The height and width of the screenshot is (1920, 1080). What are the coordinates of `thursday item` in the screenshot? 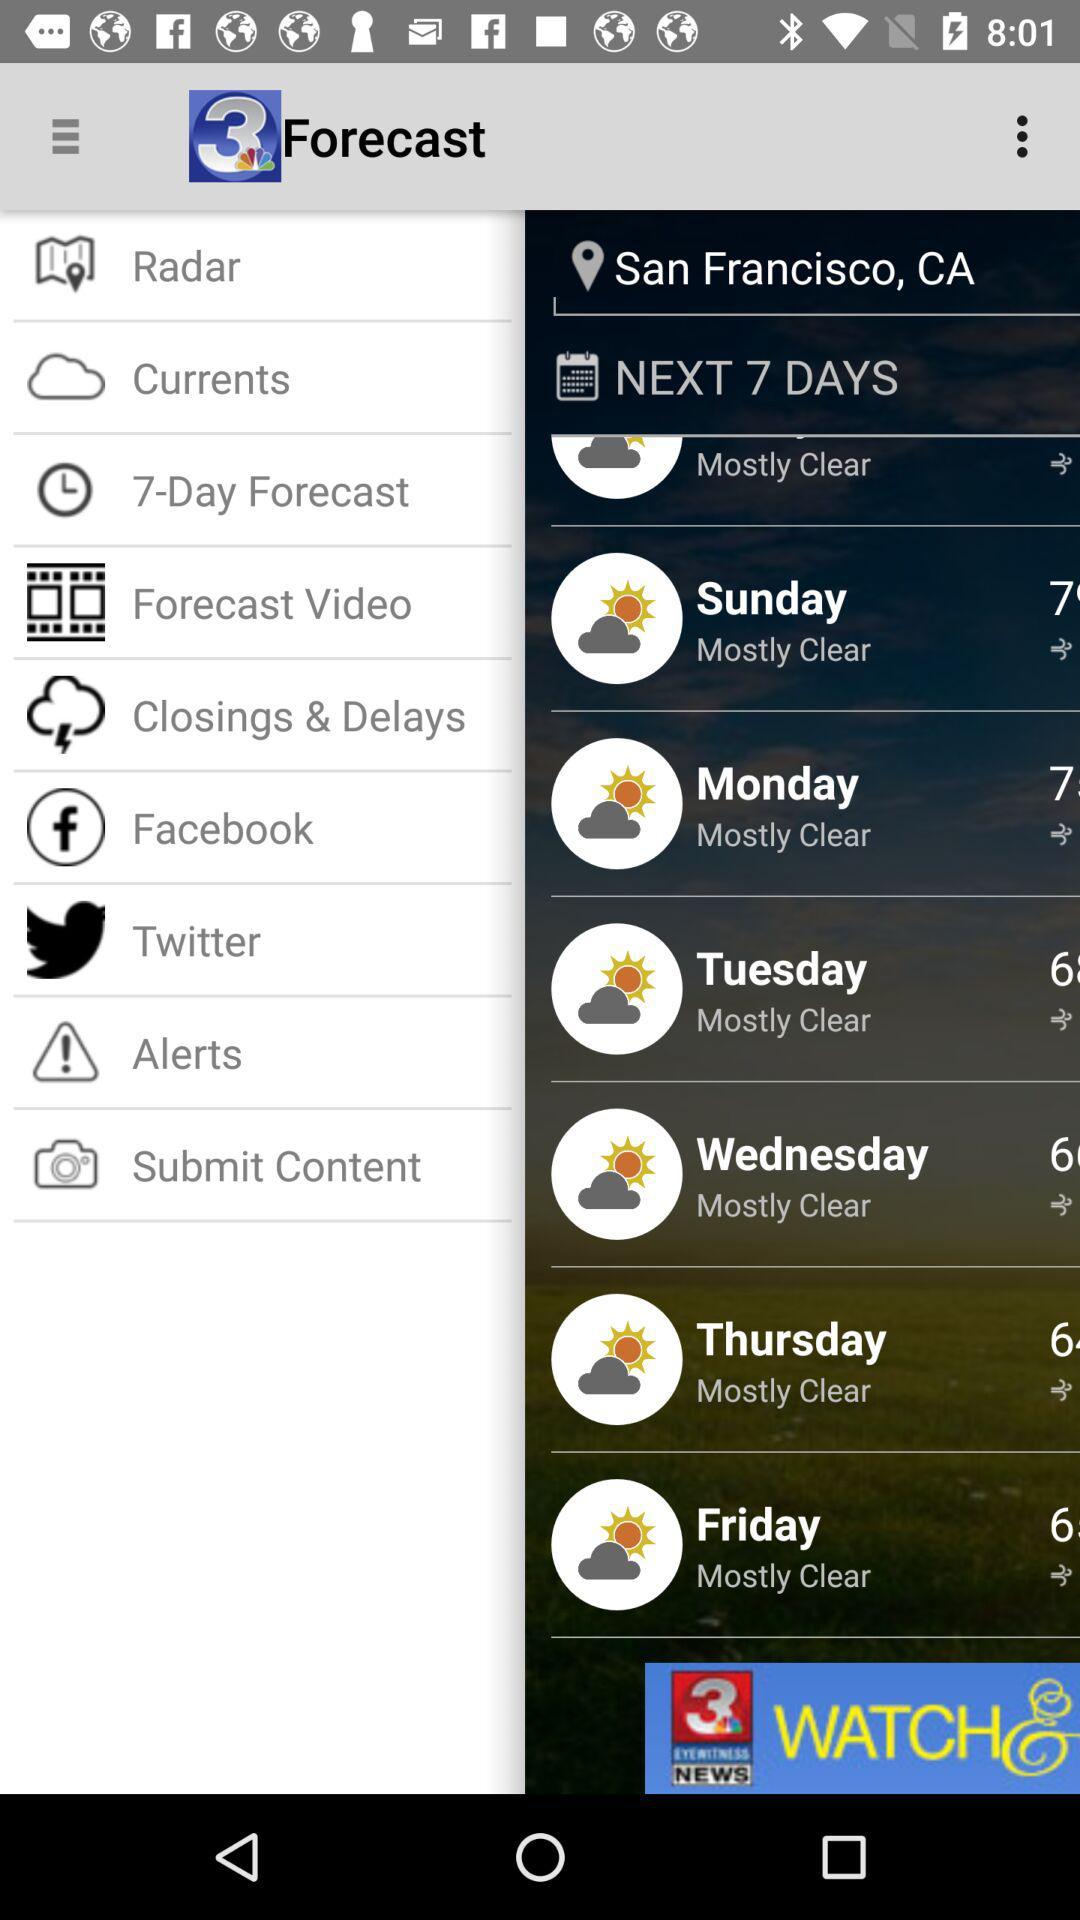 It's located at (790, 1337).